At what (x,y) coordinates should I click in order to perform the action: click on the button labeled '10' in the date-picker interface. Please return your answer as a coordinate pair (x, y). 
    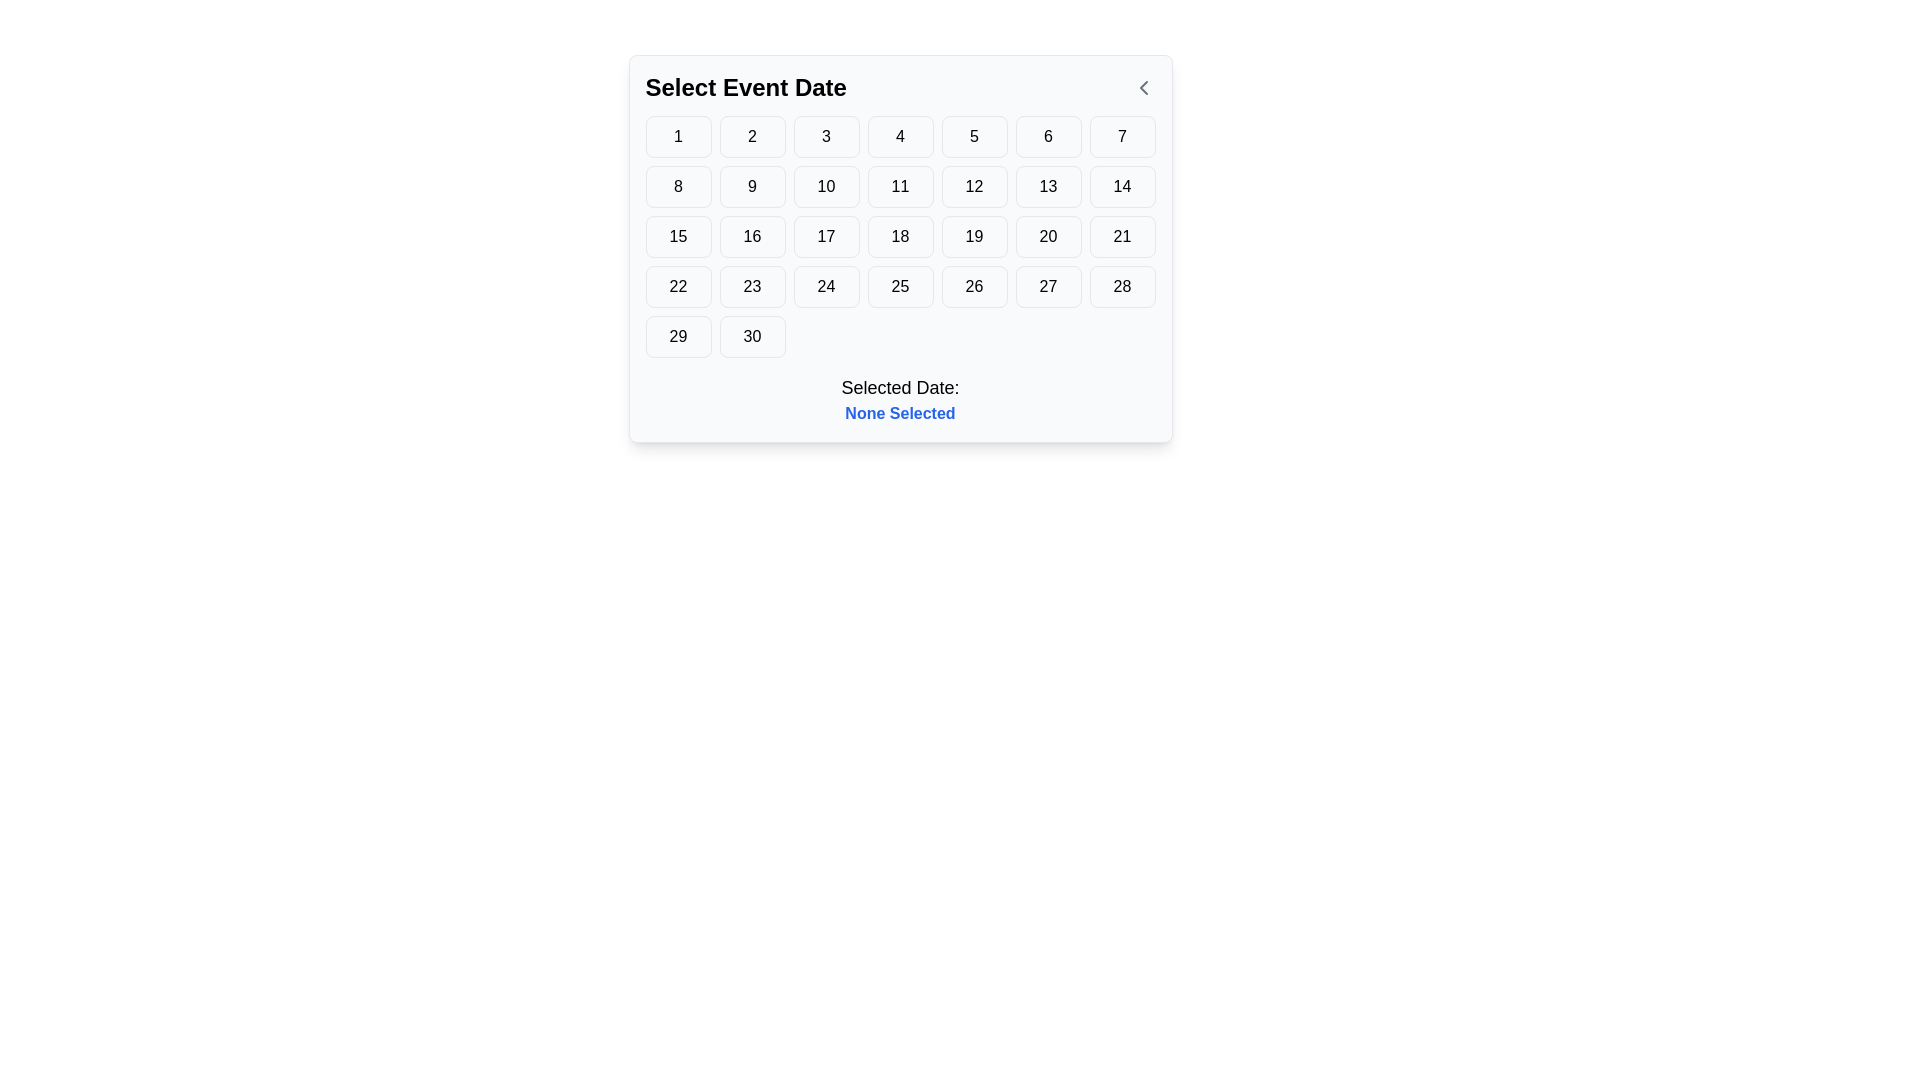
    Looking at the image, I should click on (826, 186).